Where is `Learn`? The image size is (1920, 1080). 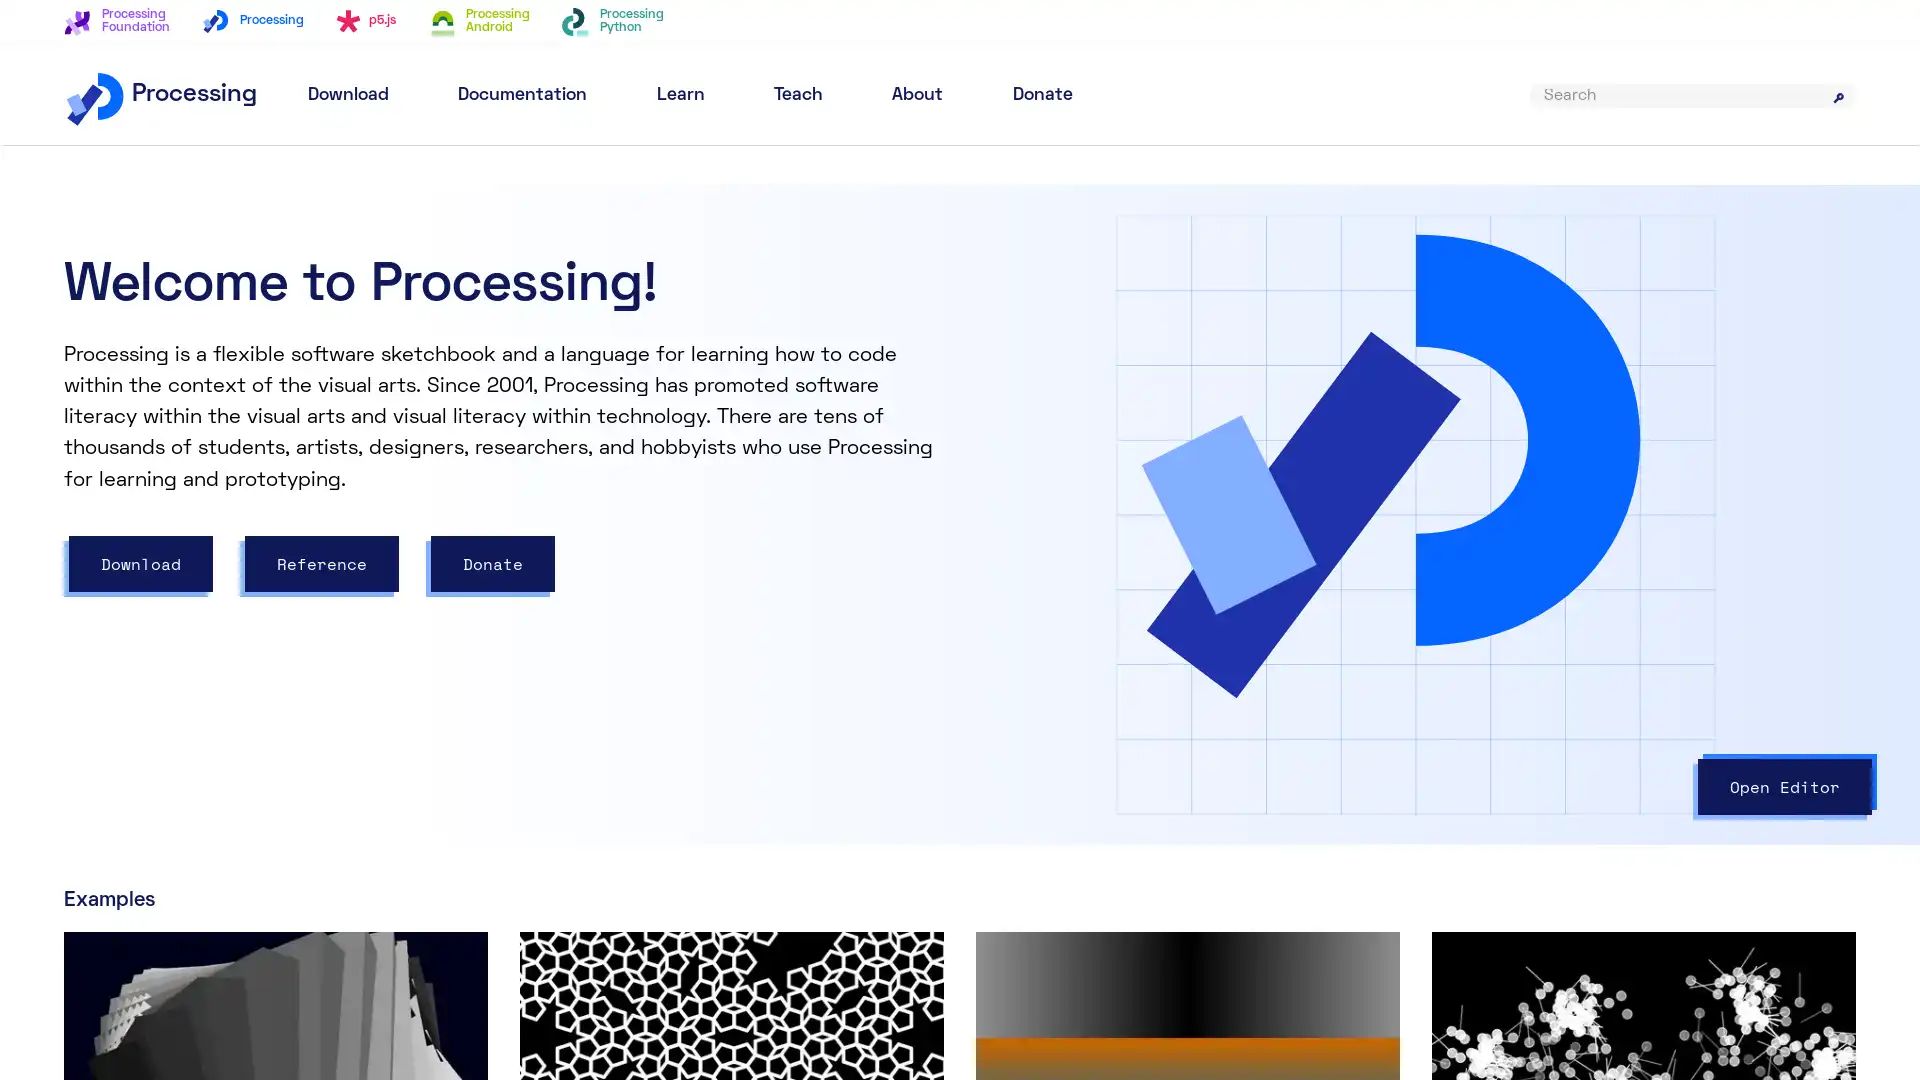 Learn is located at coordinates (680, 94).